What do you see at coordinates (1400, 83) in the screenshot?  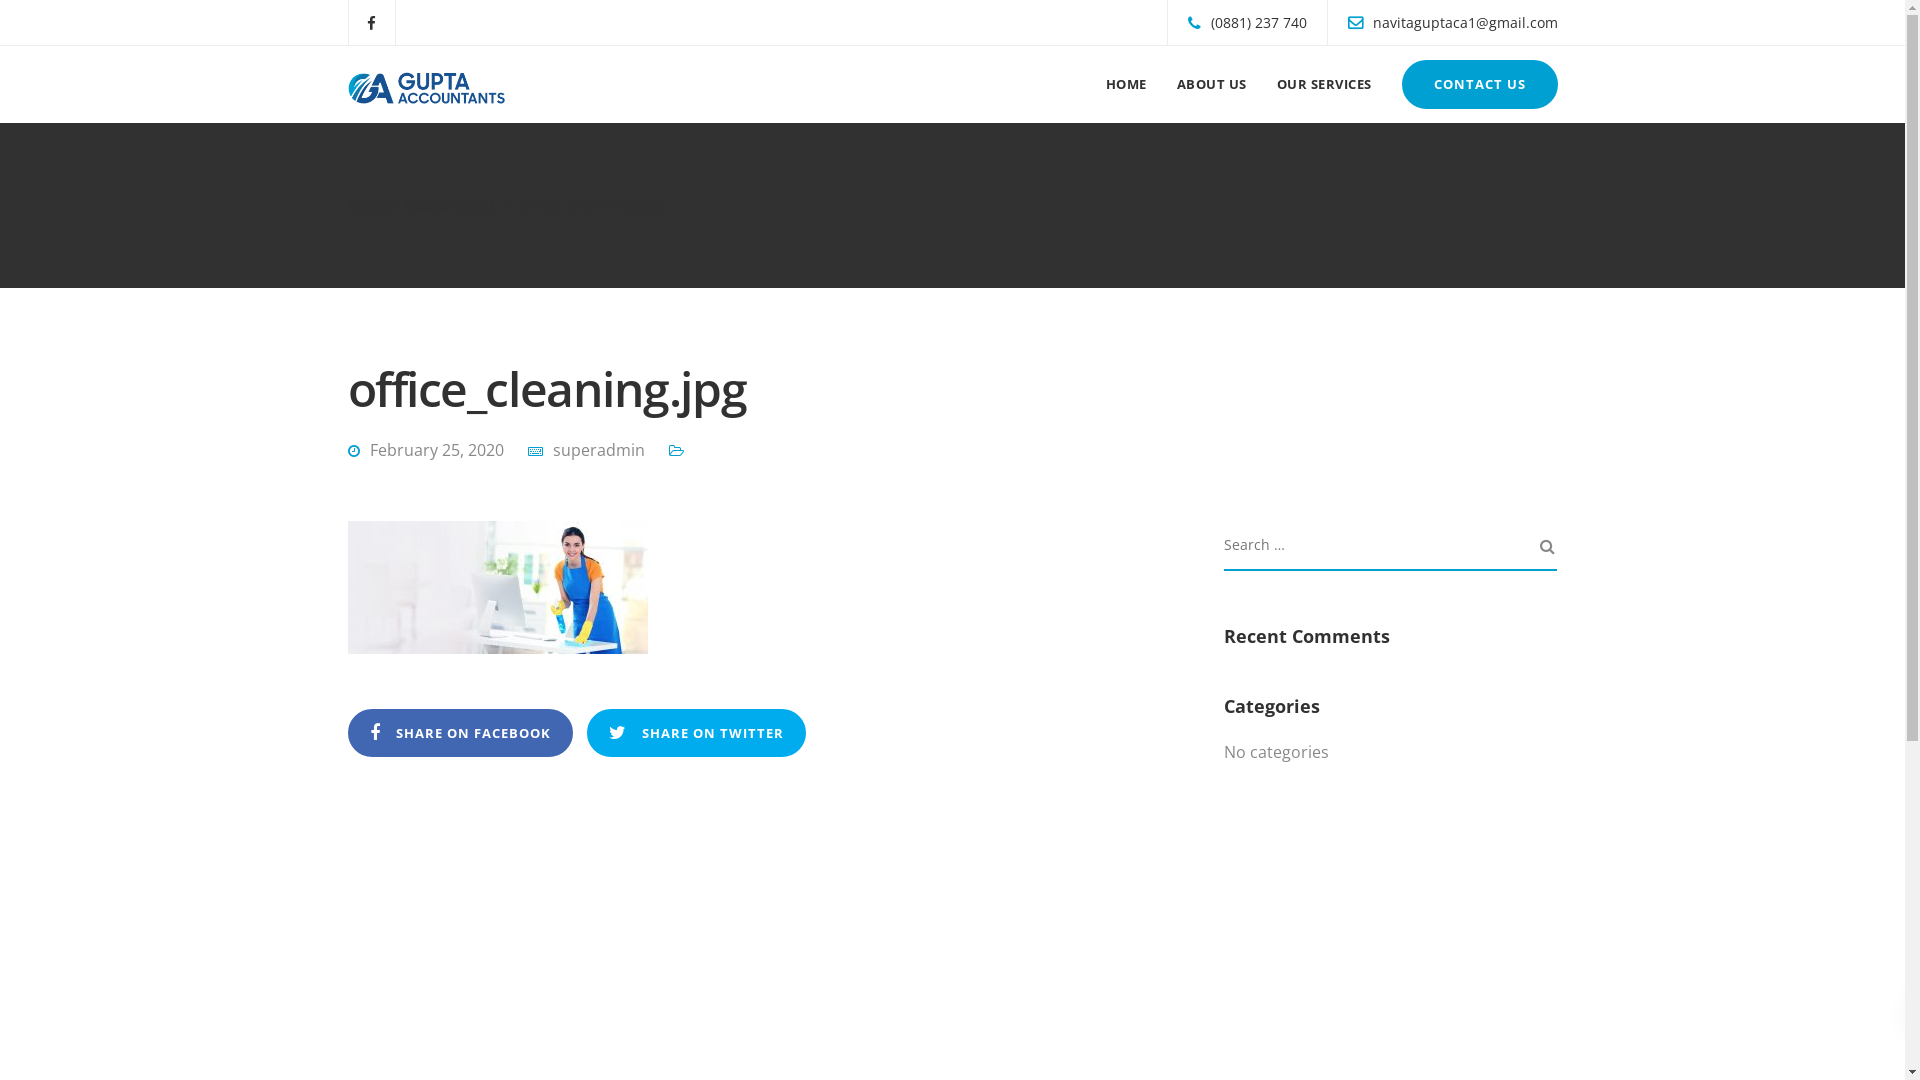 I see `'CONTACT US'` at bounding box center [1400, 83].